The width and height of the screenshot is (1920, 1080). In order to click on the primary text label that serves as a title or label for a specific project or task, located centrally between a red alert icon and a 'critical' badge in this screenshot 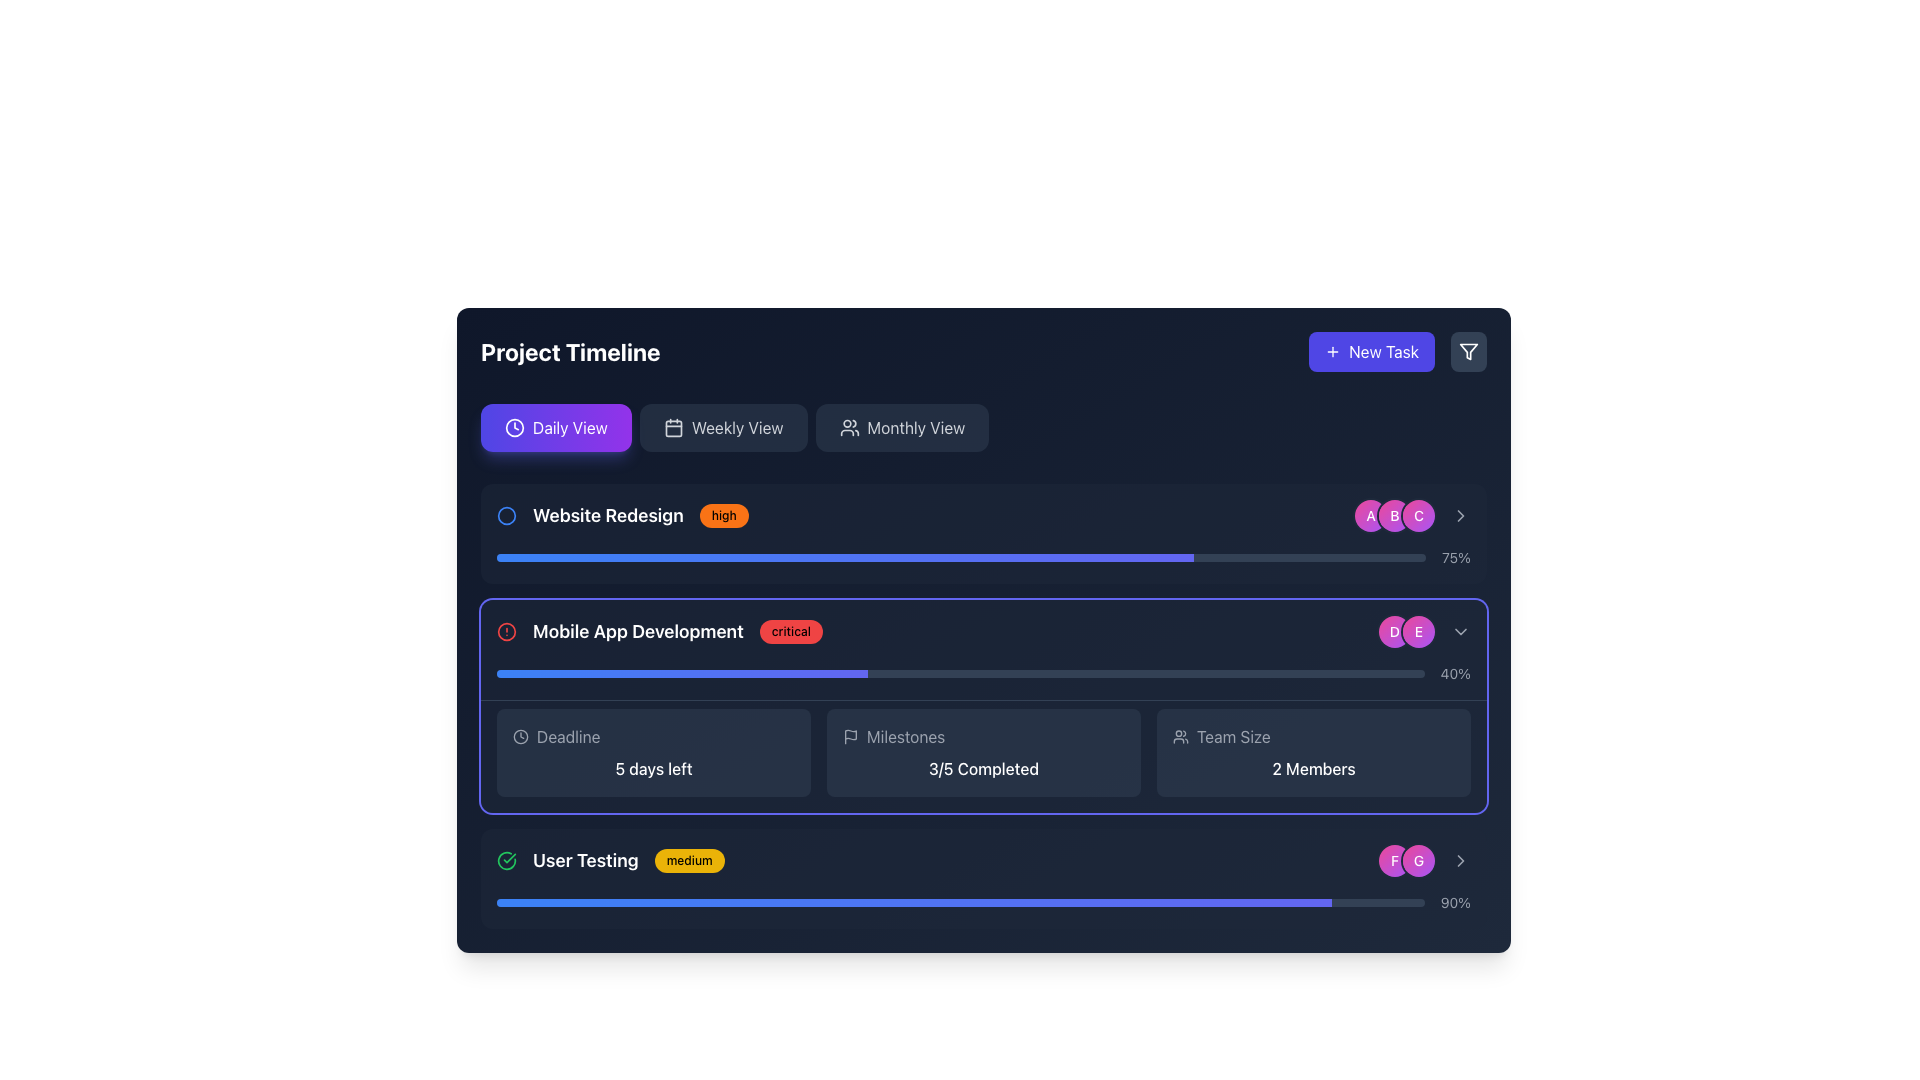, I will do `click(637, 632)`.